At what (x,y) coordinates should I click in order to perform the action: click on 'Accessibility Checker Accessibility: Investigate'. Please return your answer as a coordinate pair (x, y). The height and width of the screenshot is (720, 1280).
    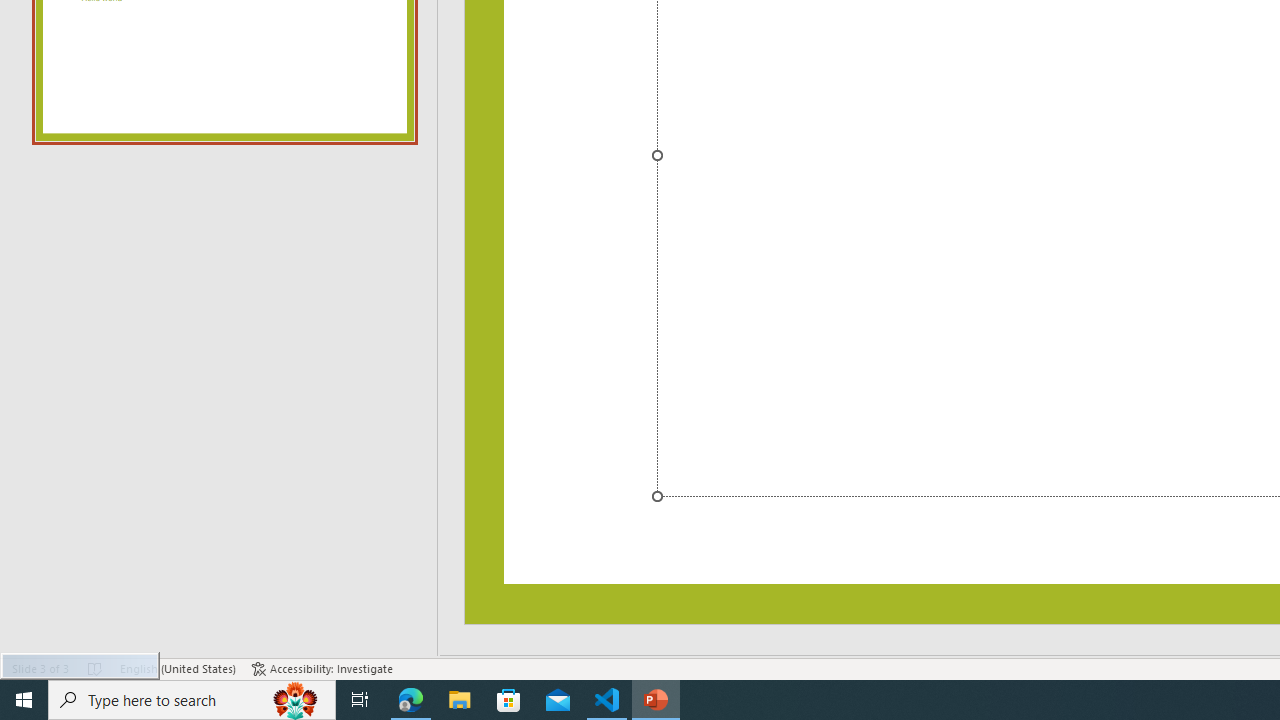
    Looking at the image, I should click on (322, 669).